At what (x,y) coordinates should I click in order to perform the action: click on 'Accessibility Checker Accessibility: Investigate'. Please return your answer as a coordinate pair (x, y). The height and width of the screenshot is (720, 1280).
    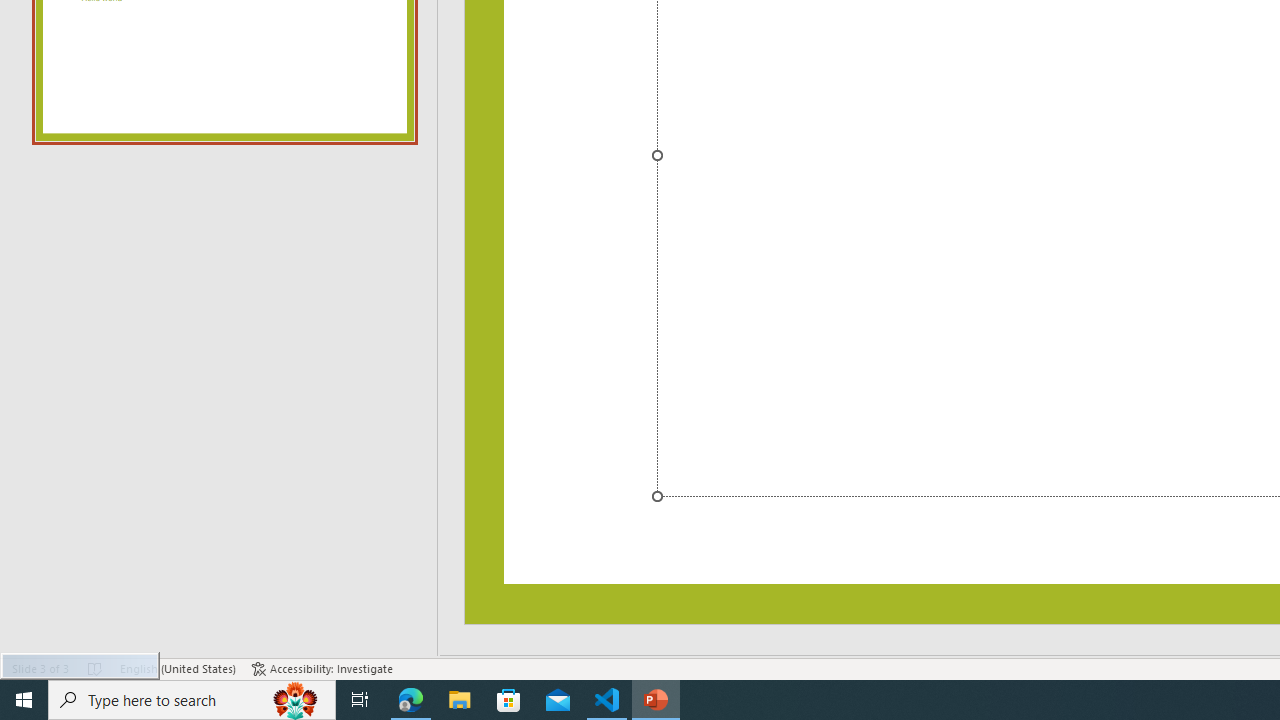
    Looking at the image, I should click on (322, 669).